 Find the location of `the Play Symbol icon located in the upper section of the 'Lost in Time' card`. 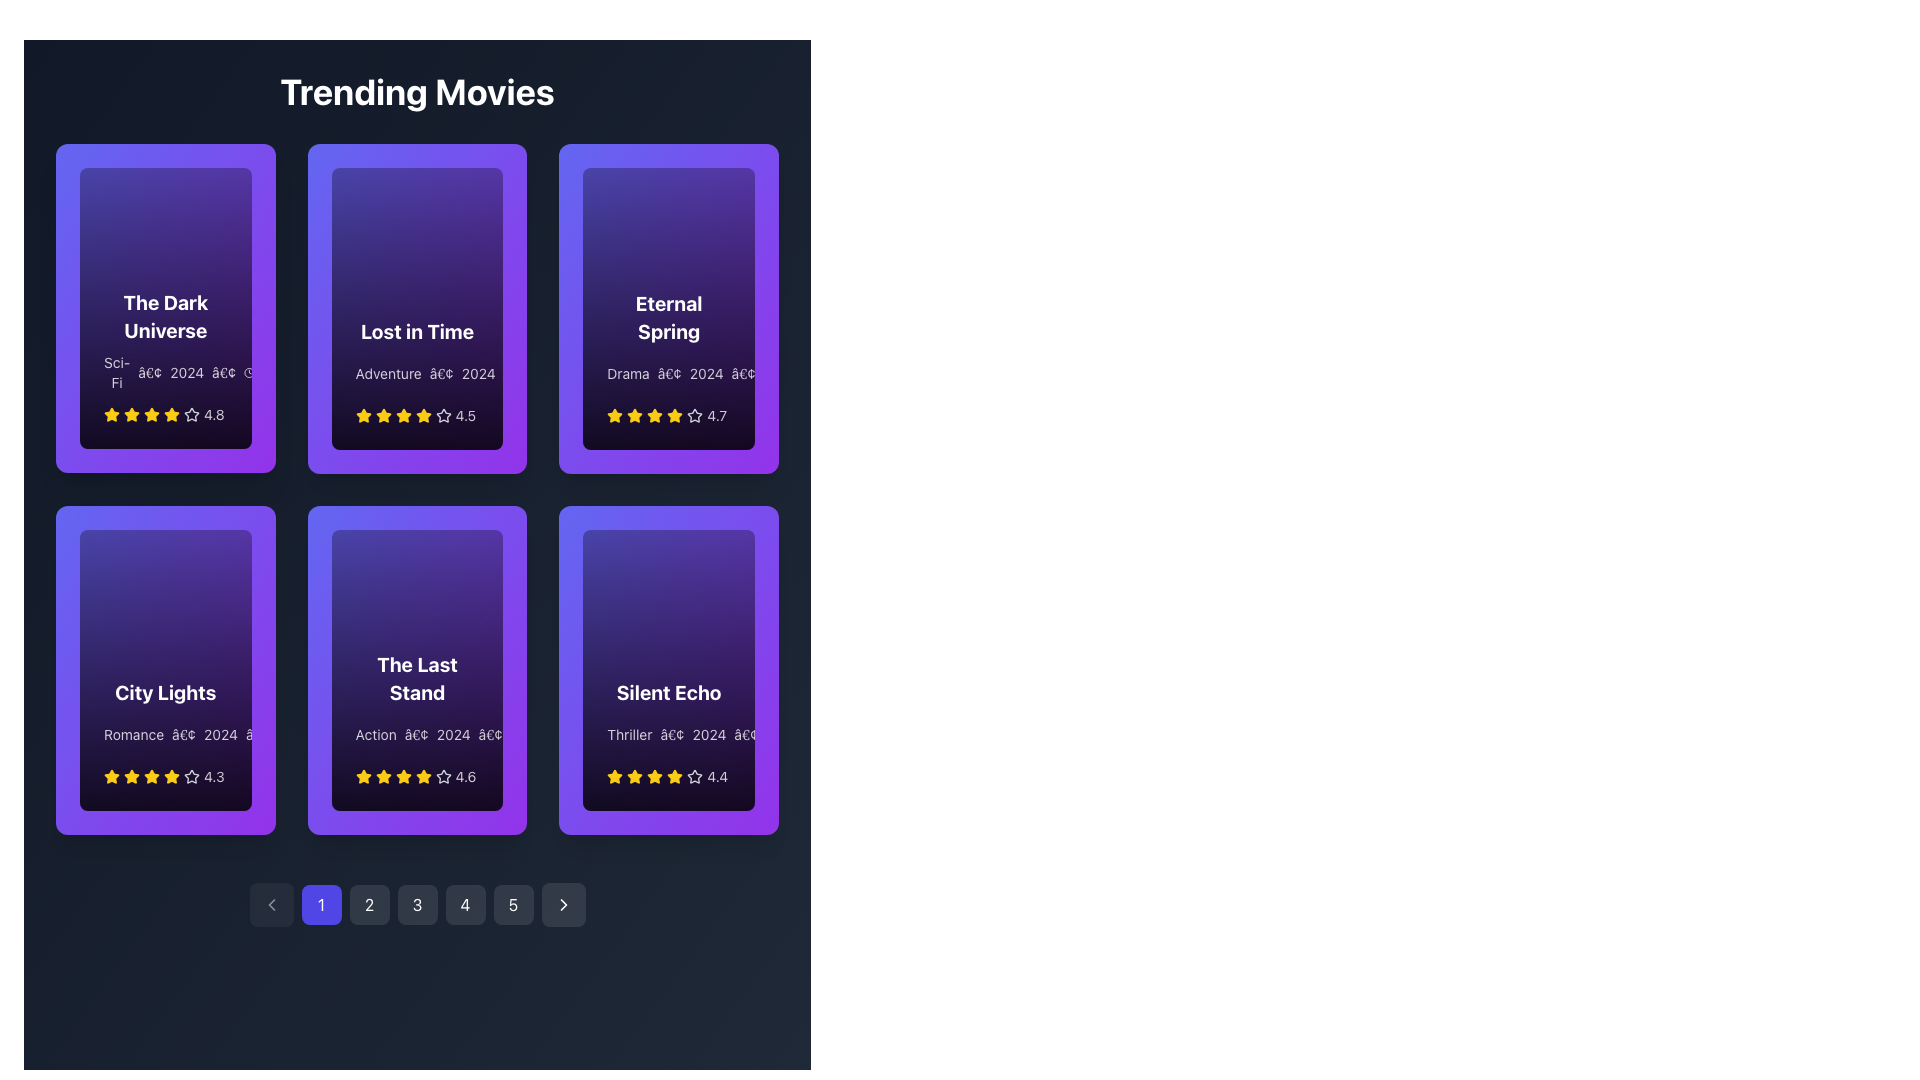

the Play Symbol icon located in the upper section of the 'Lost in Time' card is located at coordinates (494, 185).